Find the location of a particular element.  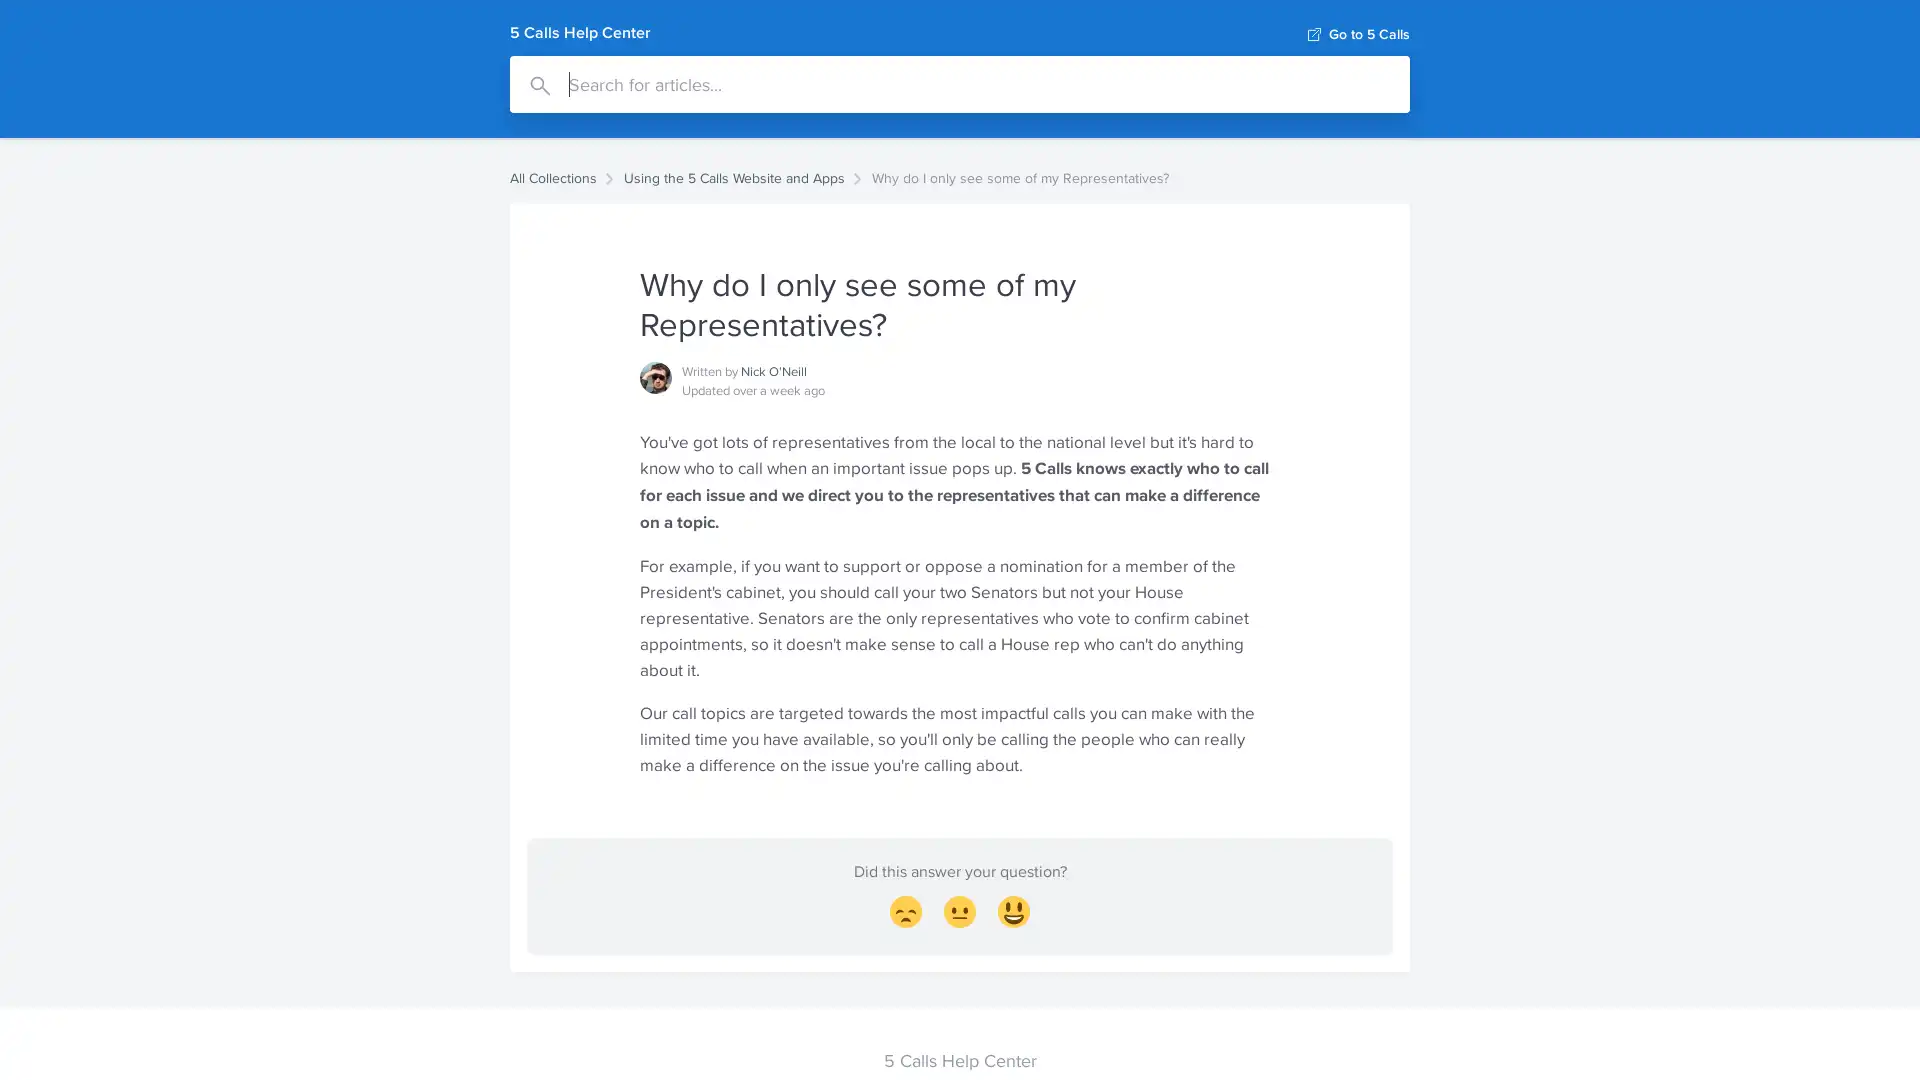

Open Intercom Messenger is located at coordinates (1869, 1029).